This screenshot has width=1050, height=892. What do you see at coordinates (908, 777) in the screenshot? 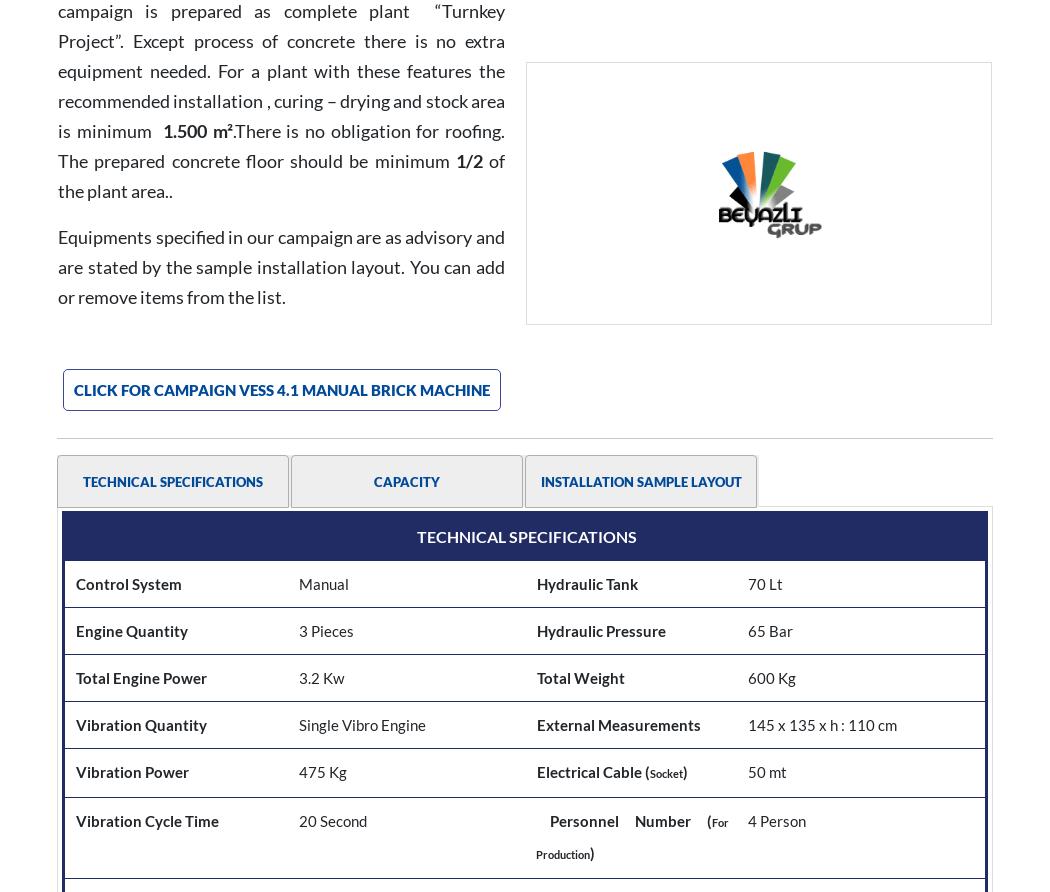
I see `'Yanlıca Mahallesi Akoluk Belediye Karşısı Trabzon / Turkey'` at bounding box center [908, 777].